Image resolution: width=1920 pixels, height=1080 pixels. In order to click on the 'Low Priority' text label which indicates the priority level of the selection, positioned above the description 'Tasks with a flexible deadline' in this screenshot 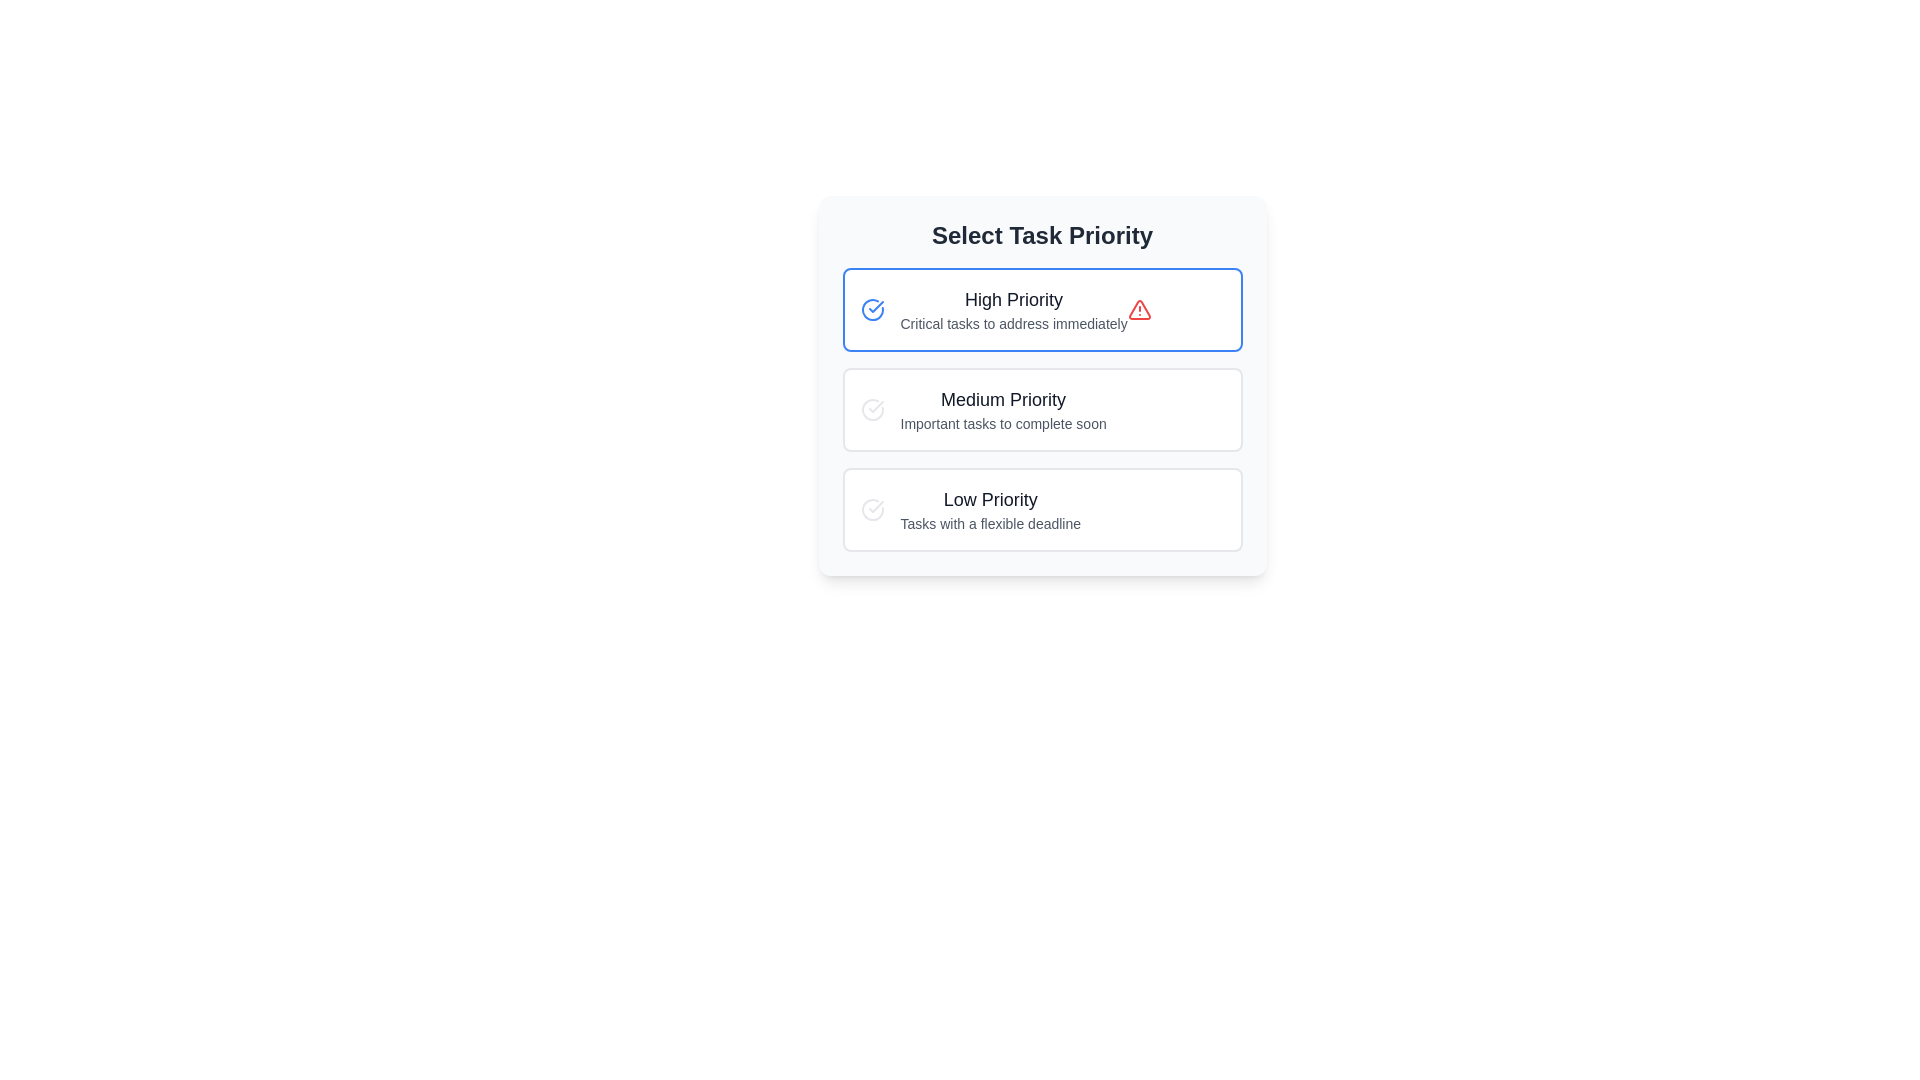, I will do `click(990, 499)`.